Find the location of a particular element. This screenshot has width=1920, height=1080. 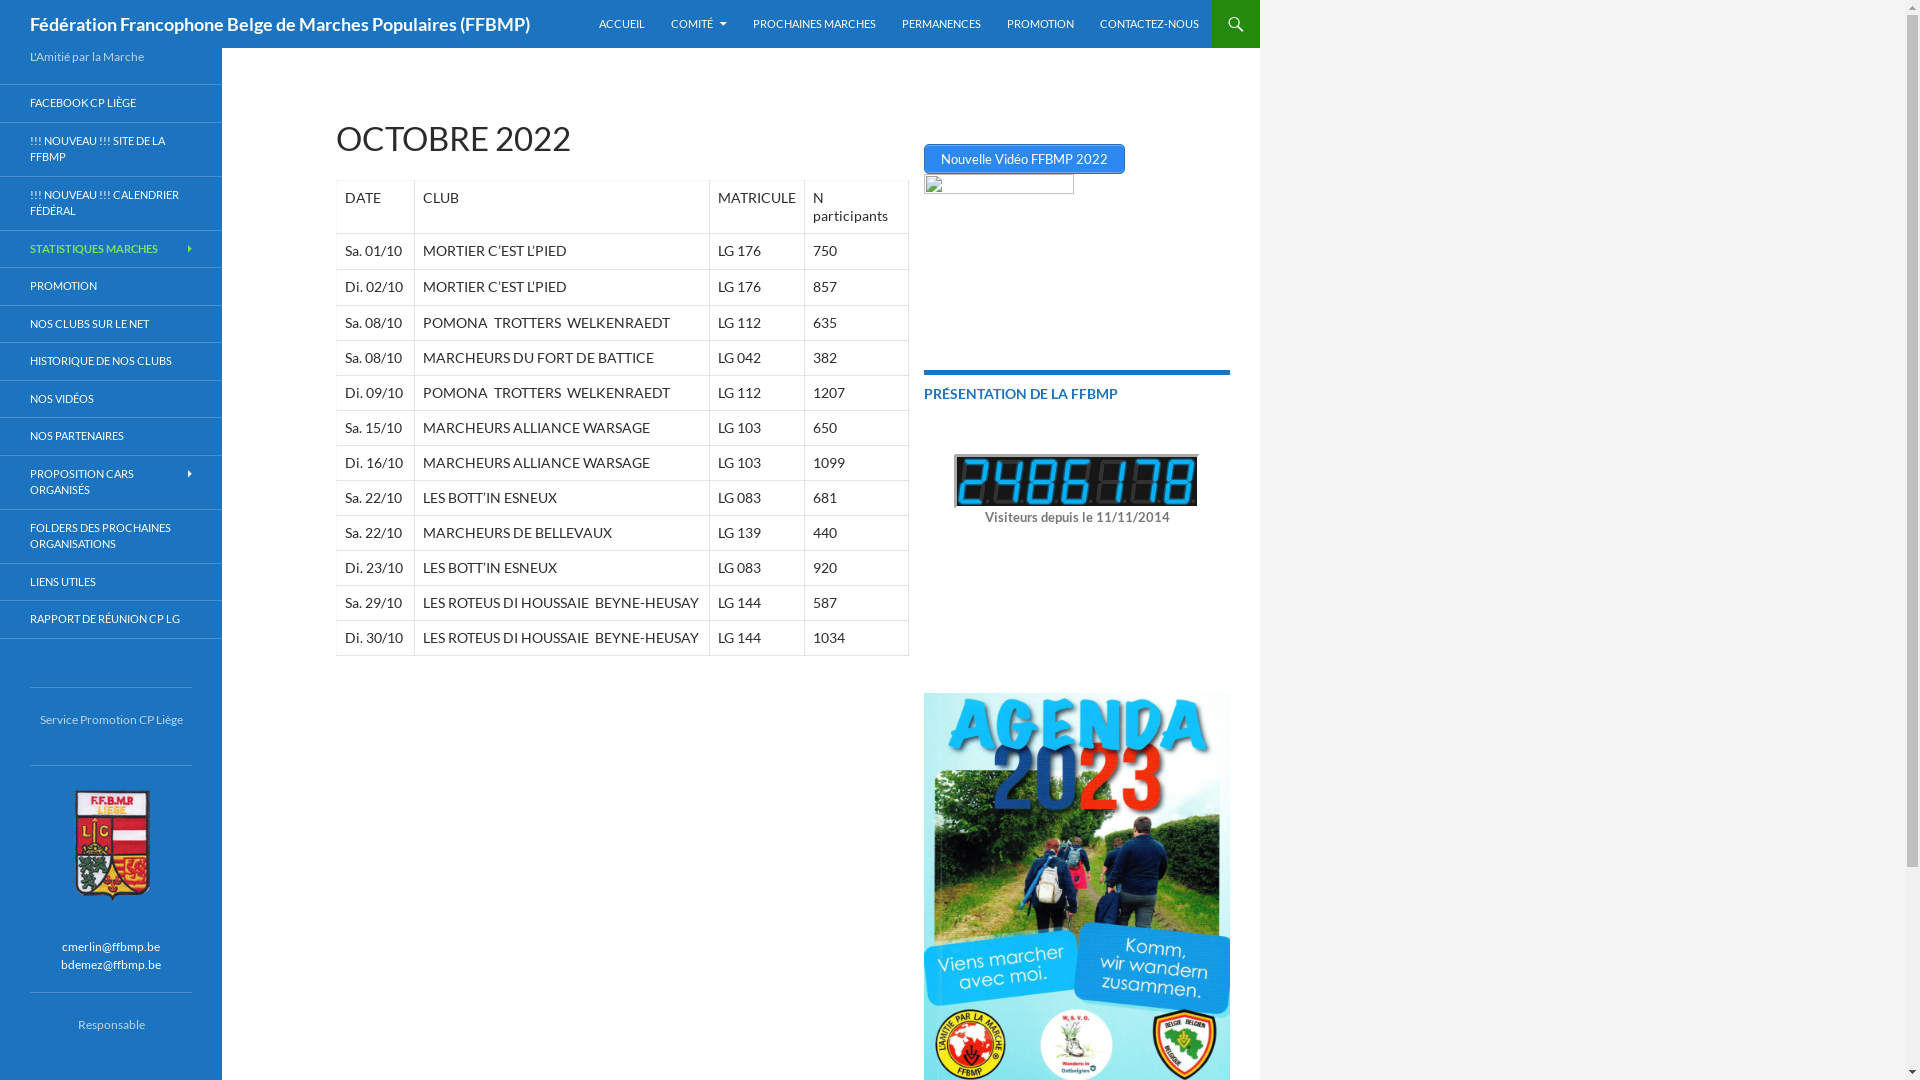

'LIENS UTILES' is located at coordinates (109, 582).